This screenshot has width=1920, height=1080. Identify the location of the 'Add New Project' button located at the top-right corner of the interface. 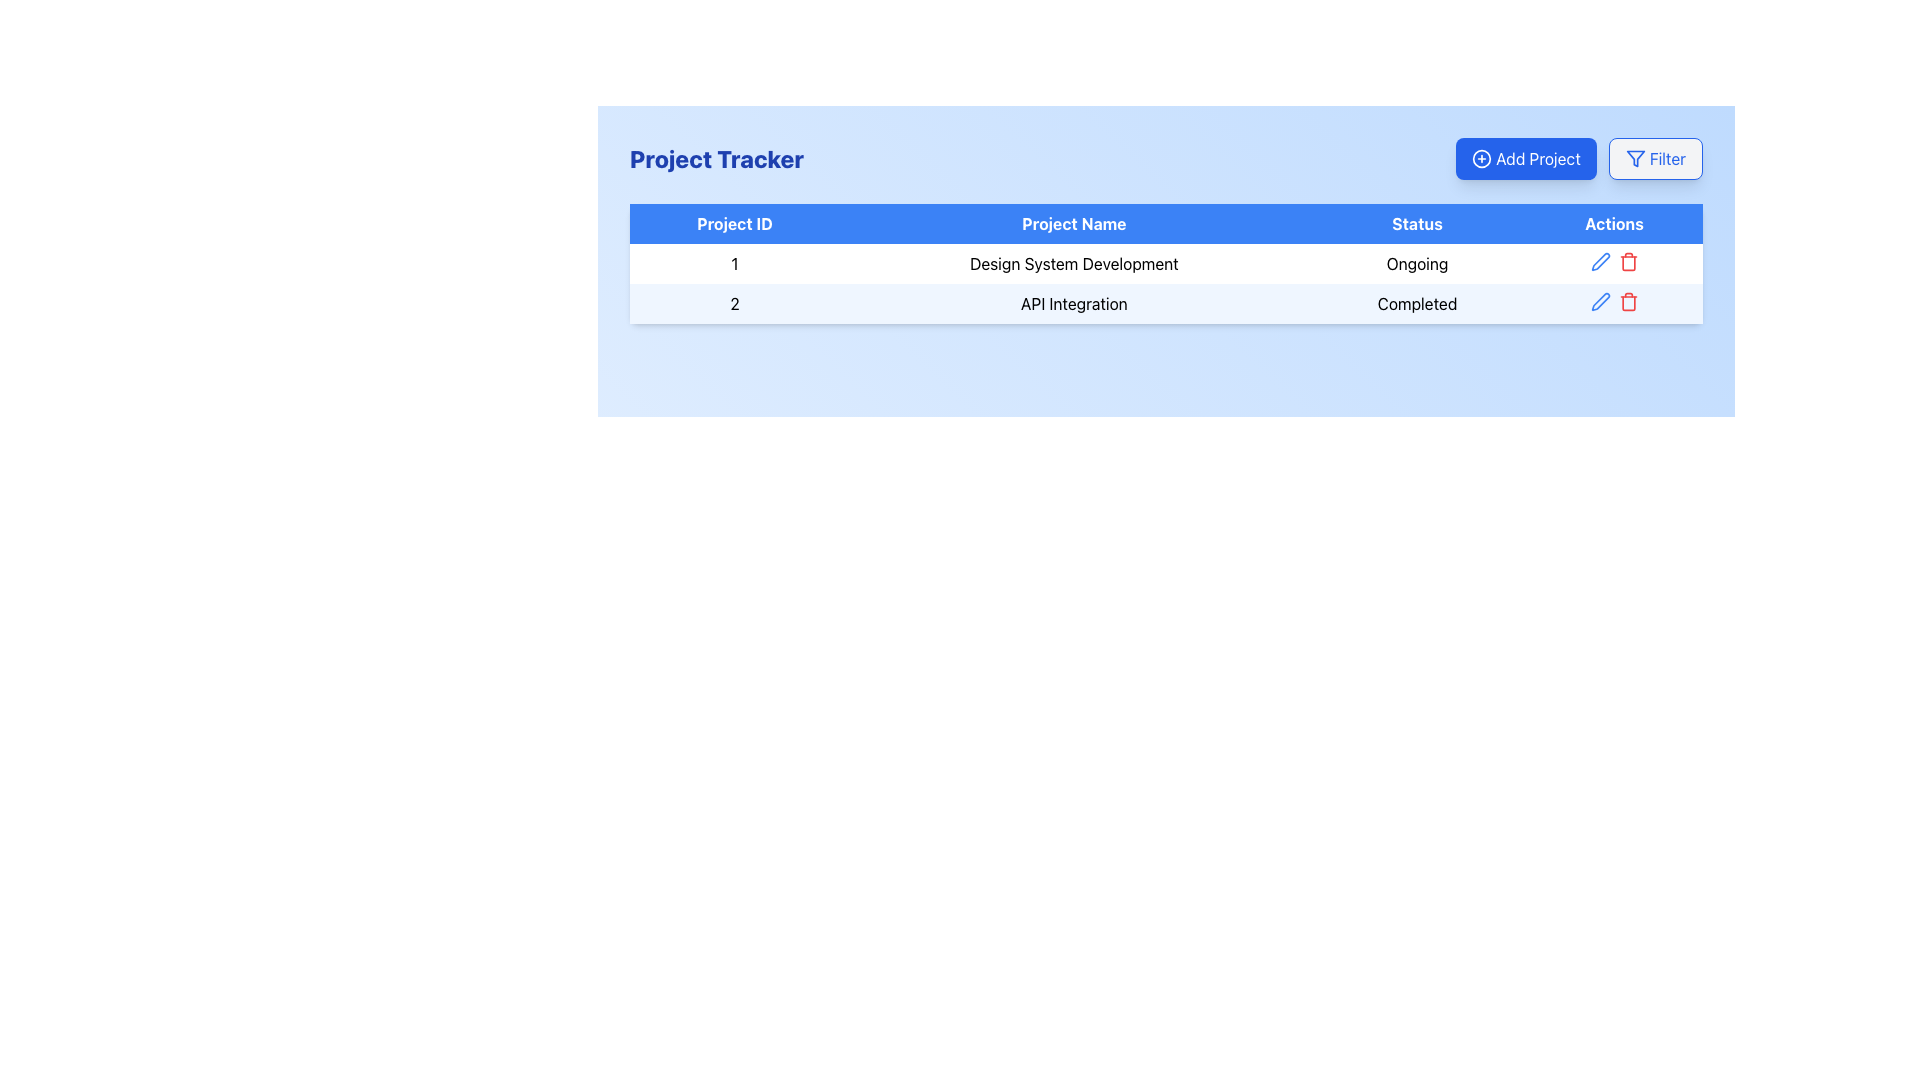
(1525, 157).